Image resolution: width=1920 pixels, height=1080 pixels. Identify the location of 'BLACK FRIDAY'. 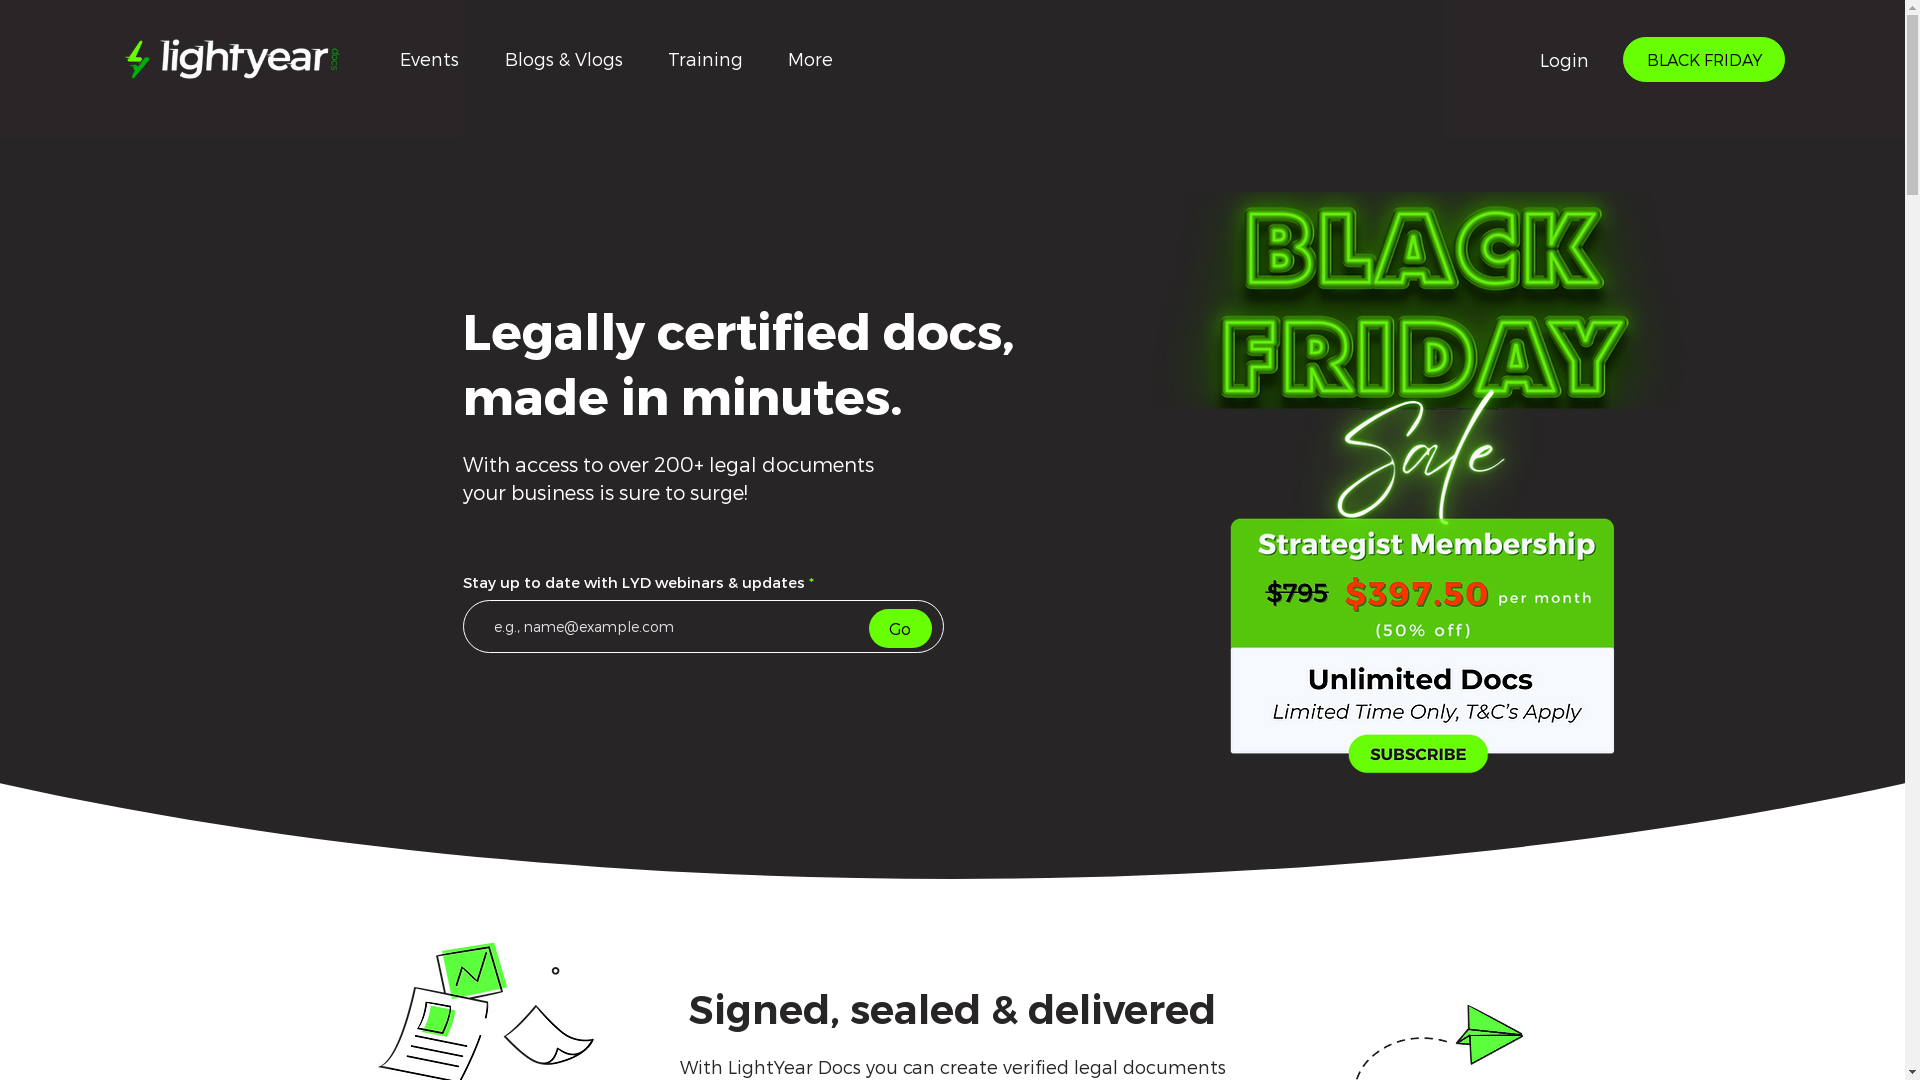
(1622, 58).